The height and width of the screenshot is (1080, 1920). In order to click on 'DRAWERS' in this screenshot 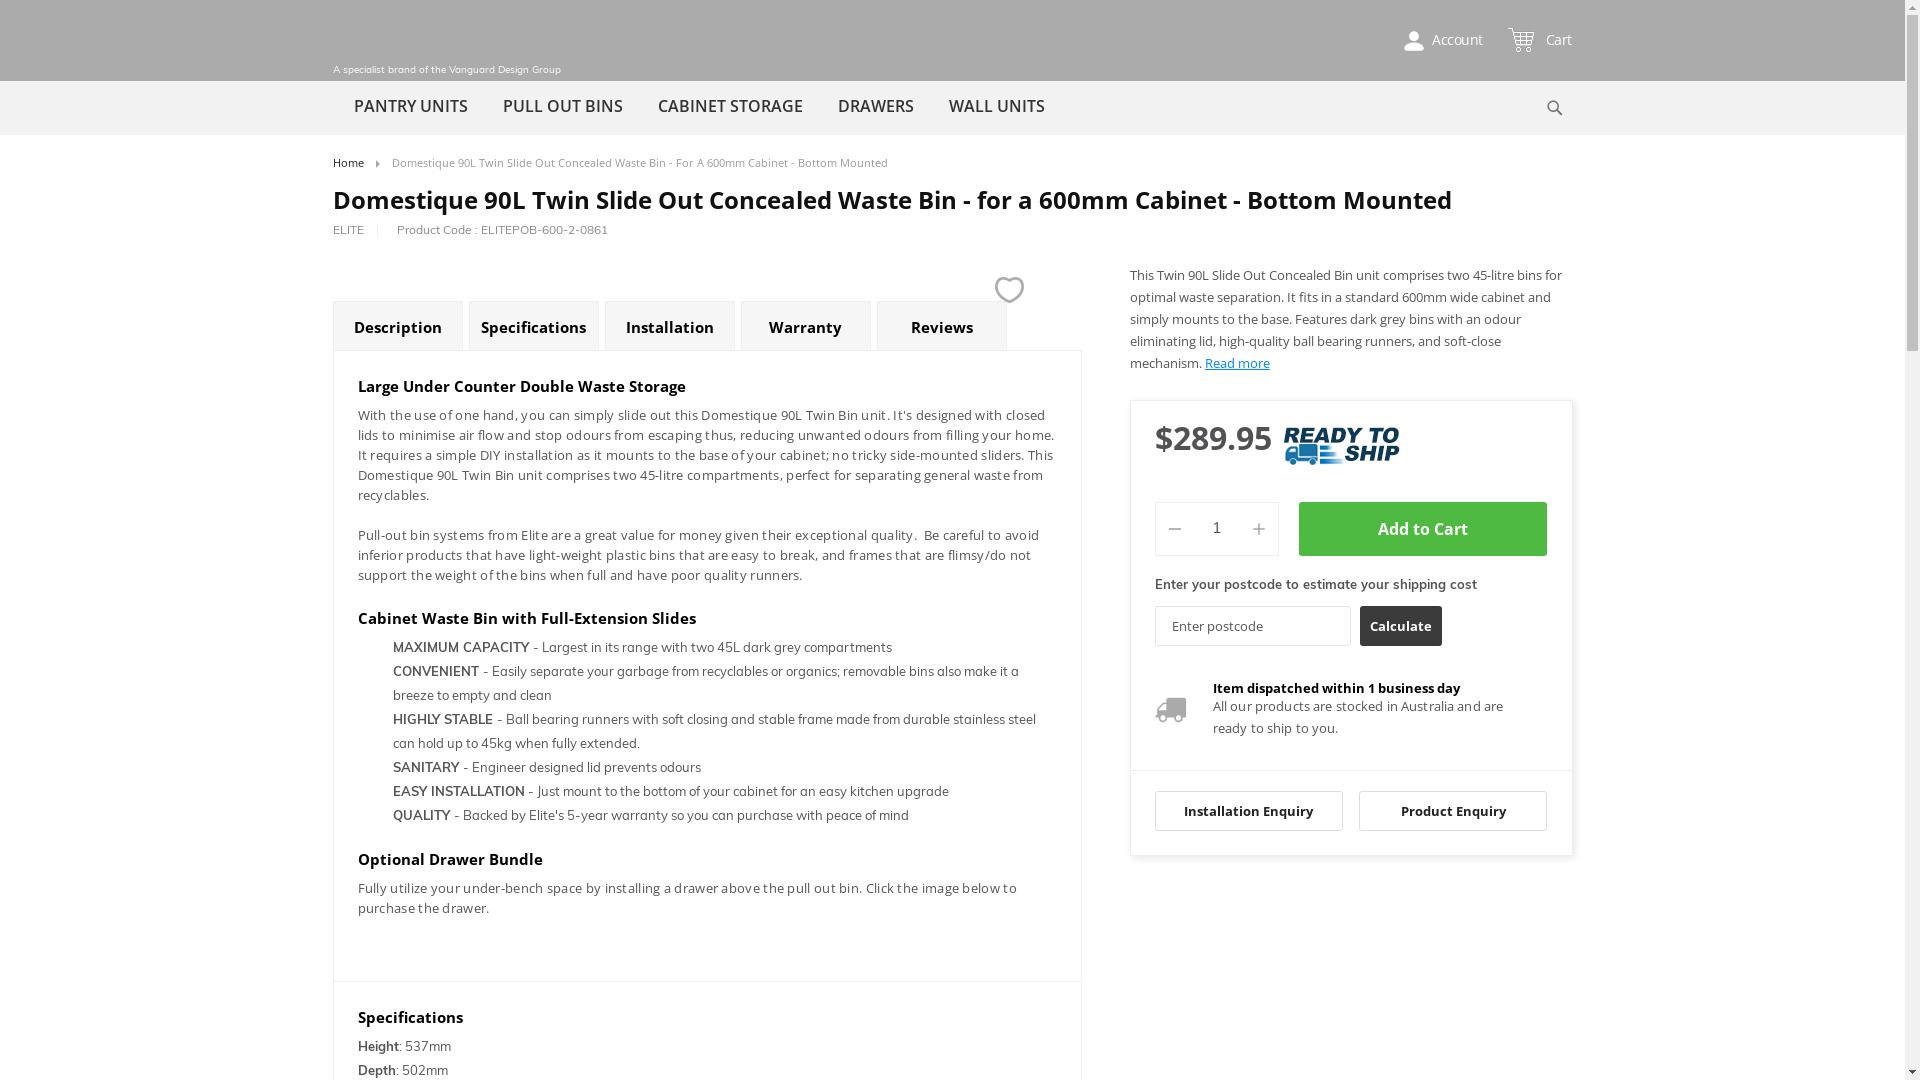, I will do `click(874, 105)`.